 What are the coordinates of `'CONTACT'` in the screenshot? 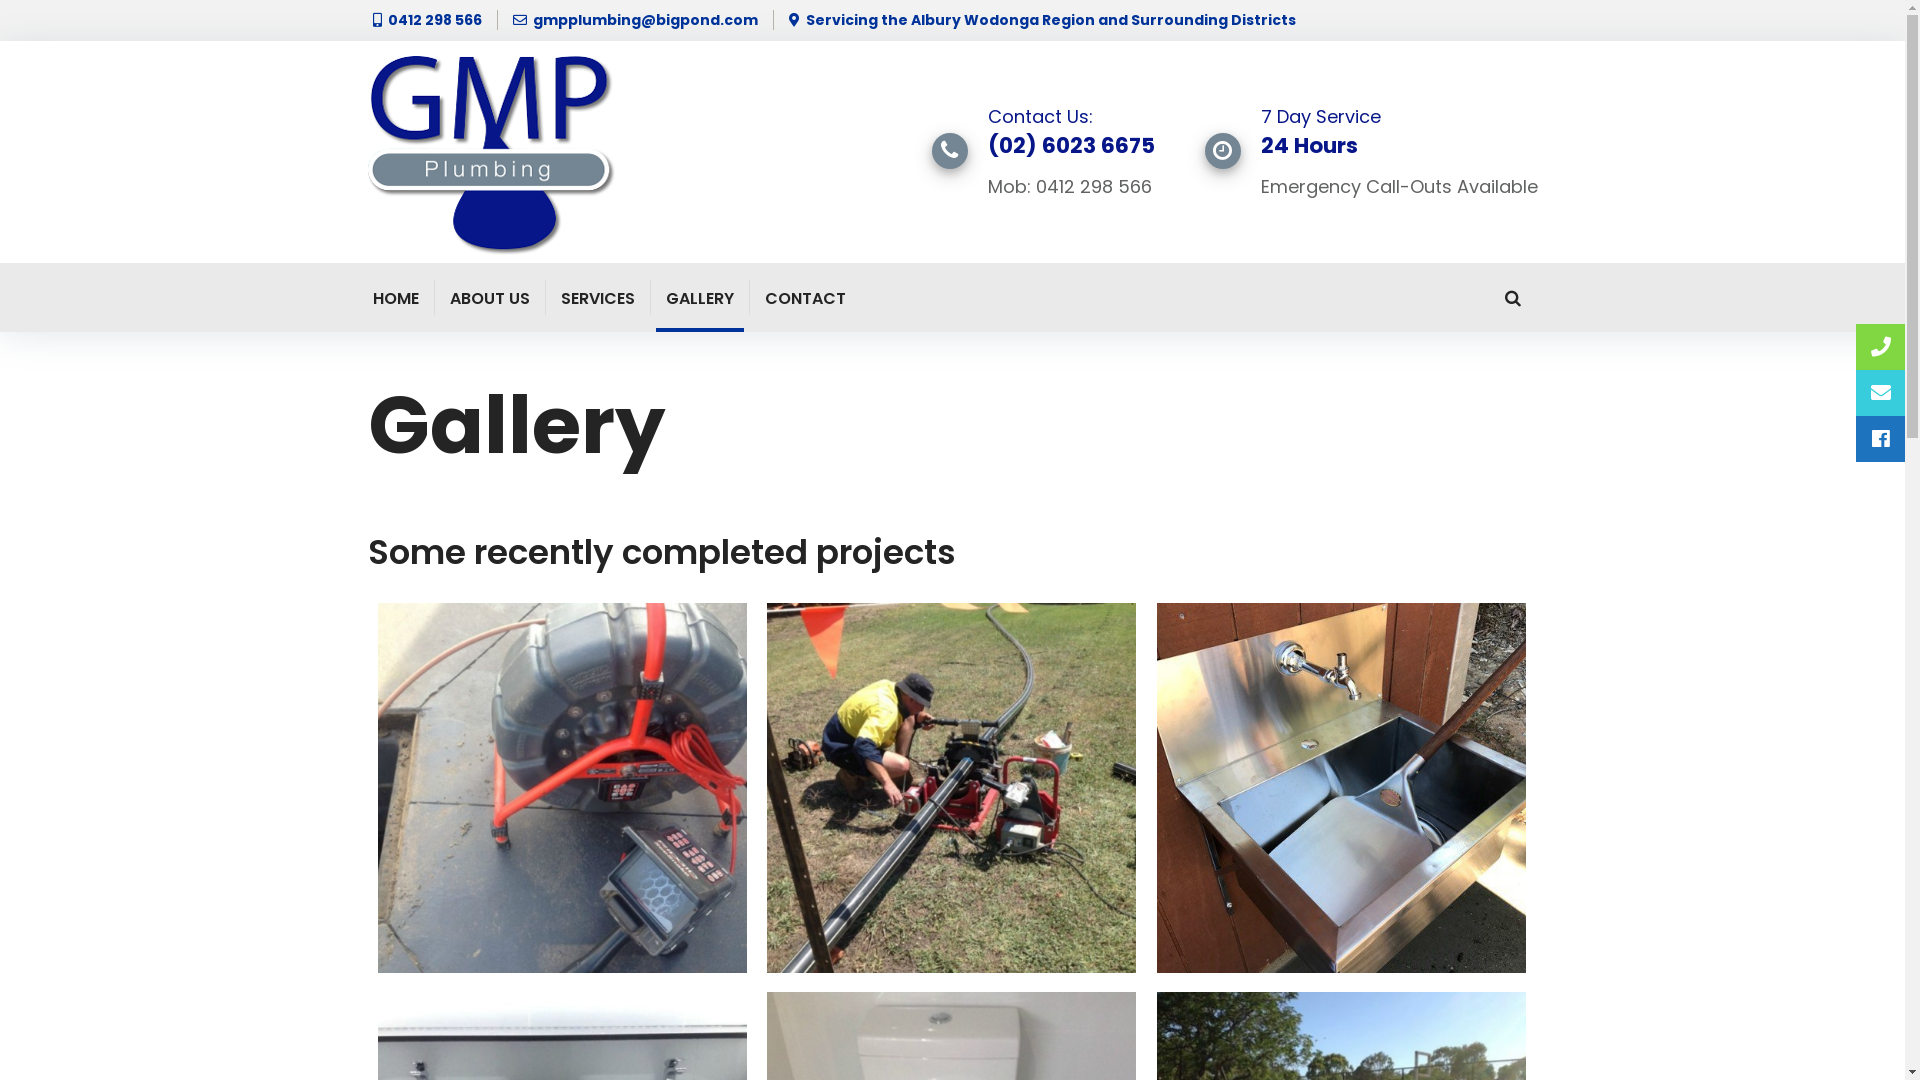 It's located at (752, 297).